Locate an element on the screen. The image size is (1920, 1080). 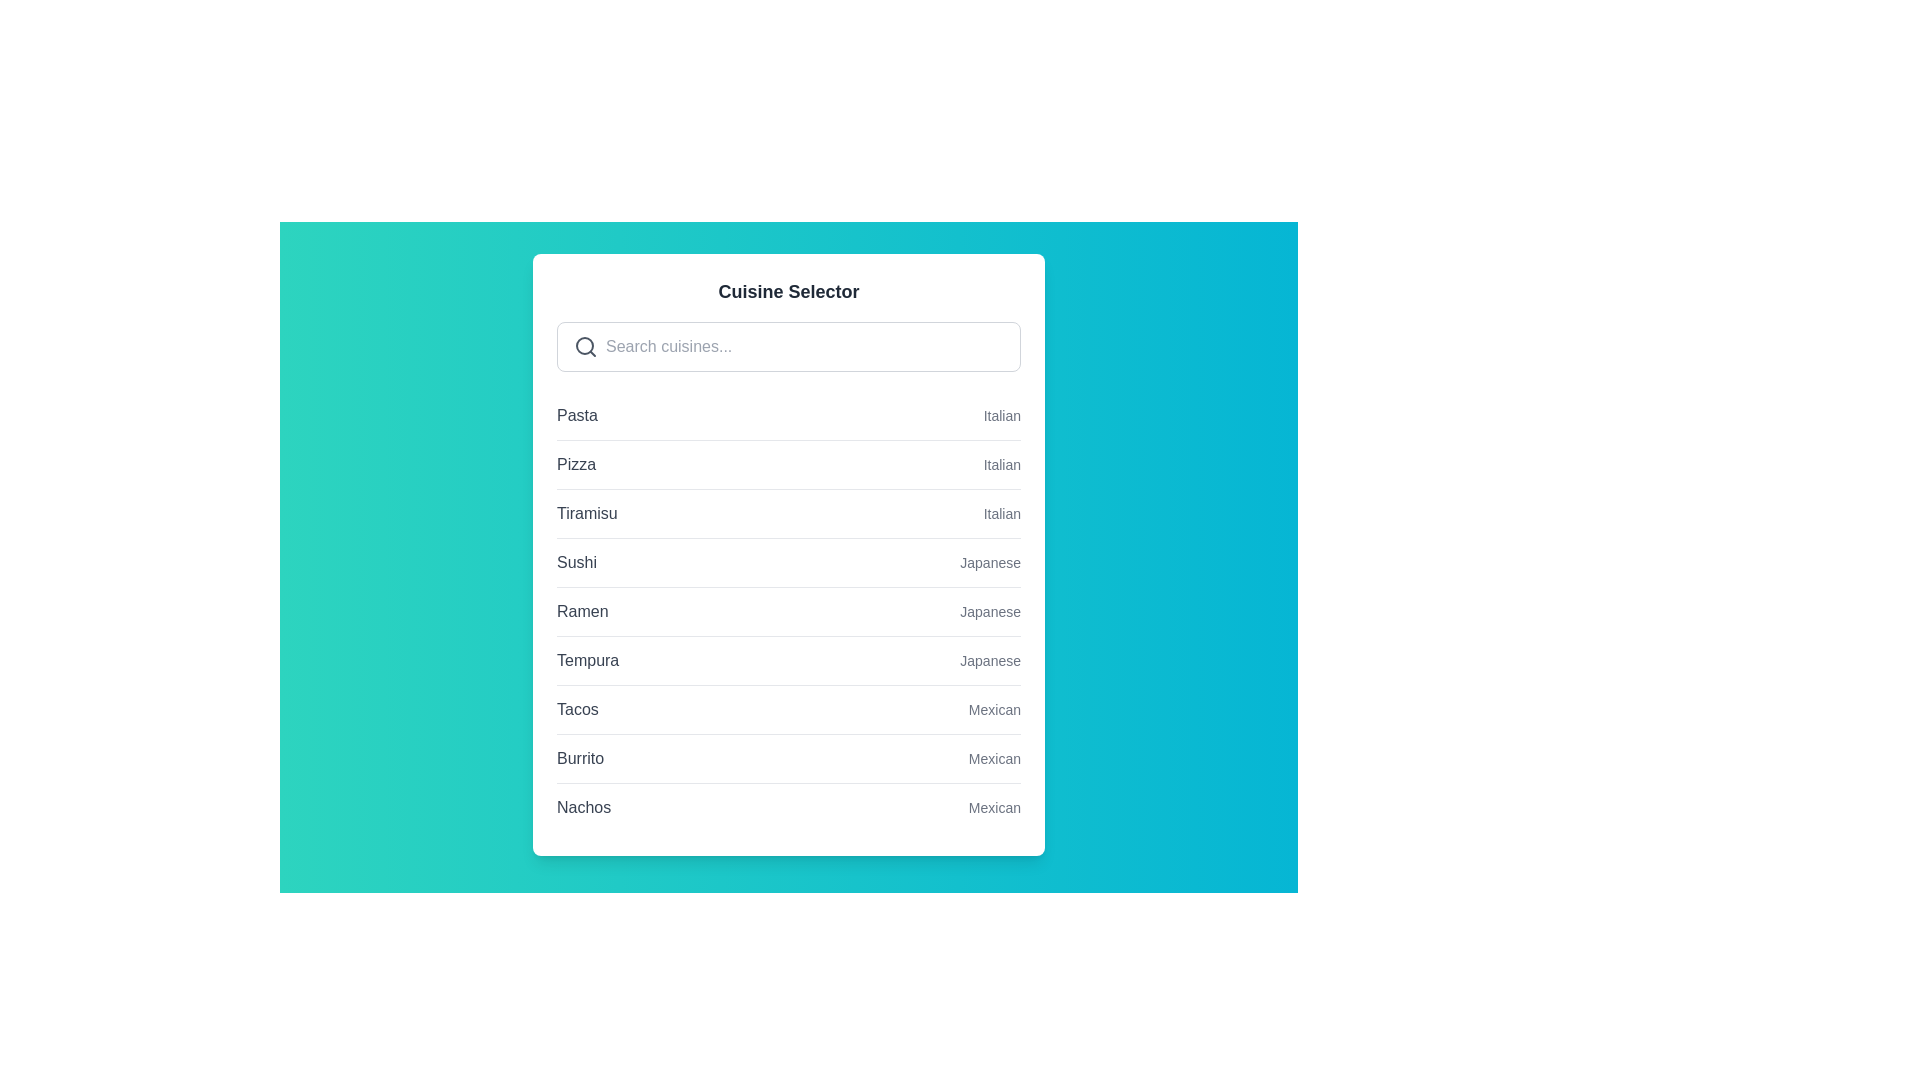
the circular lens of the search icon located inside the left side of the top input area labeled 'Search cuisines...' is located at coordinates (584, 345).